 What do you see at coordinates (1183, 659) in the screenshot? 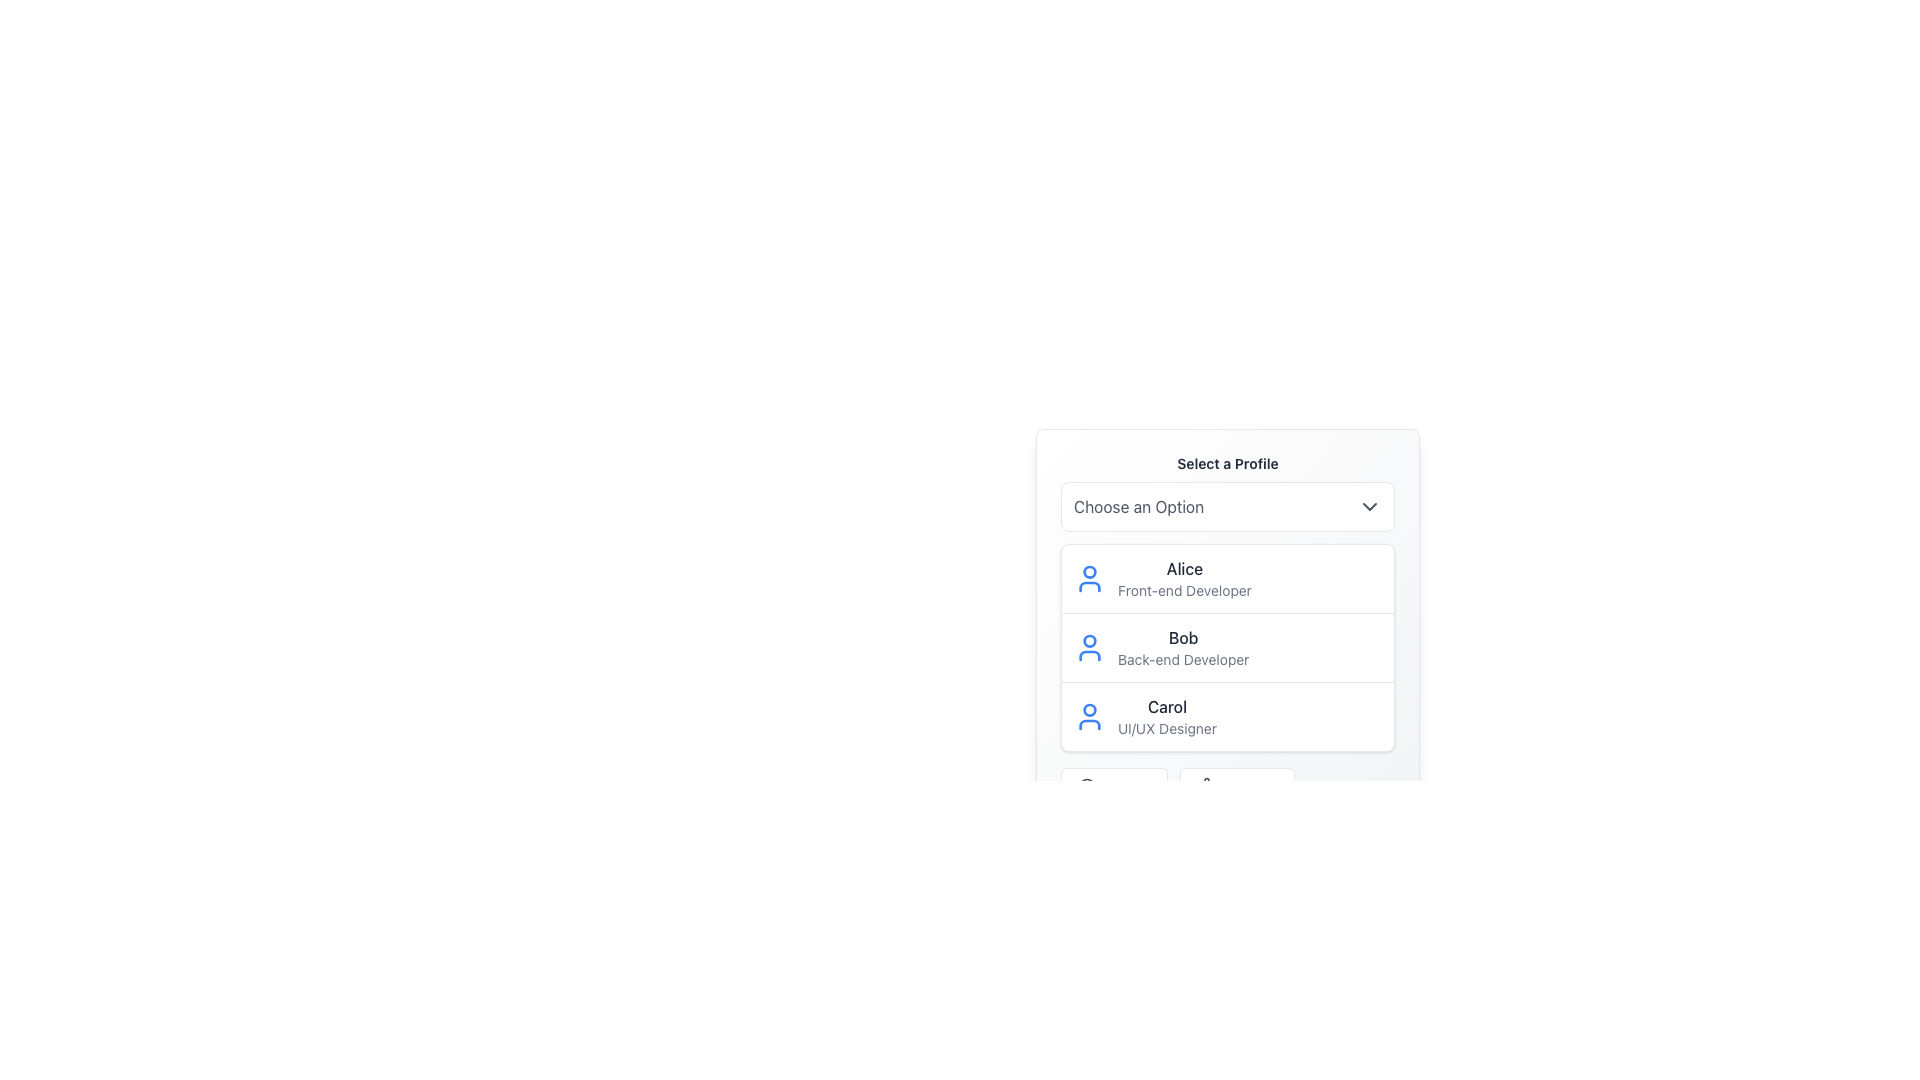
I see `job title text label 'Back-end Developer' associated with the profile 'Bob', located directly below the name 'Bob' in the second profile entry of the selection list` at bounding box center [1183, 659].